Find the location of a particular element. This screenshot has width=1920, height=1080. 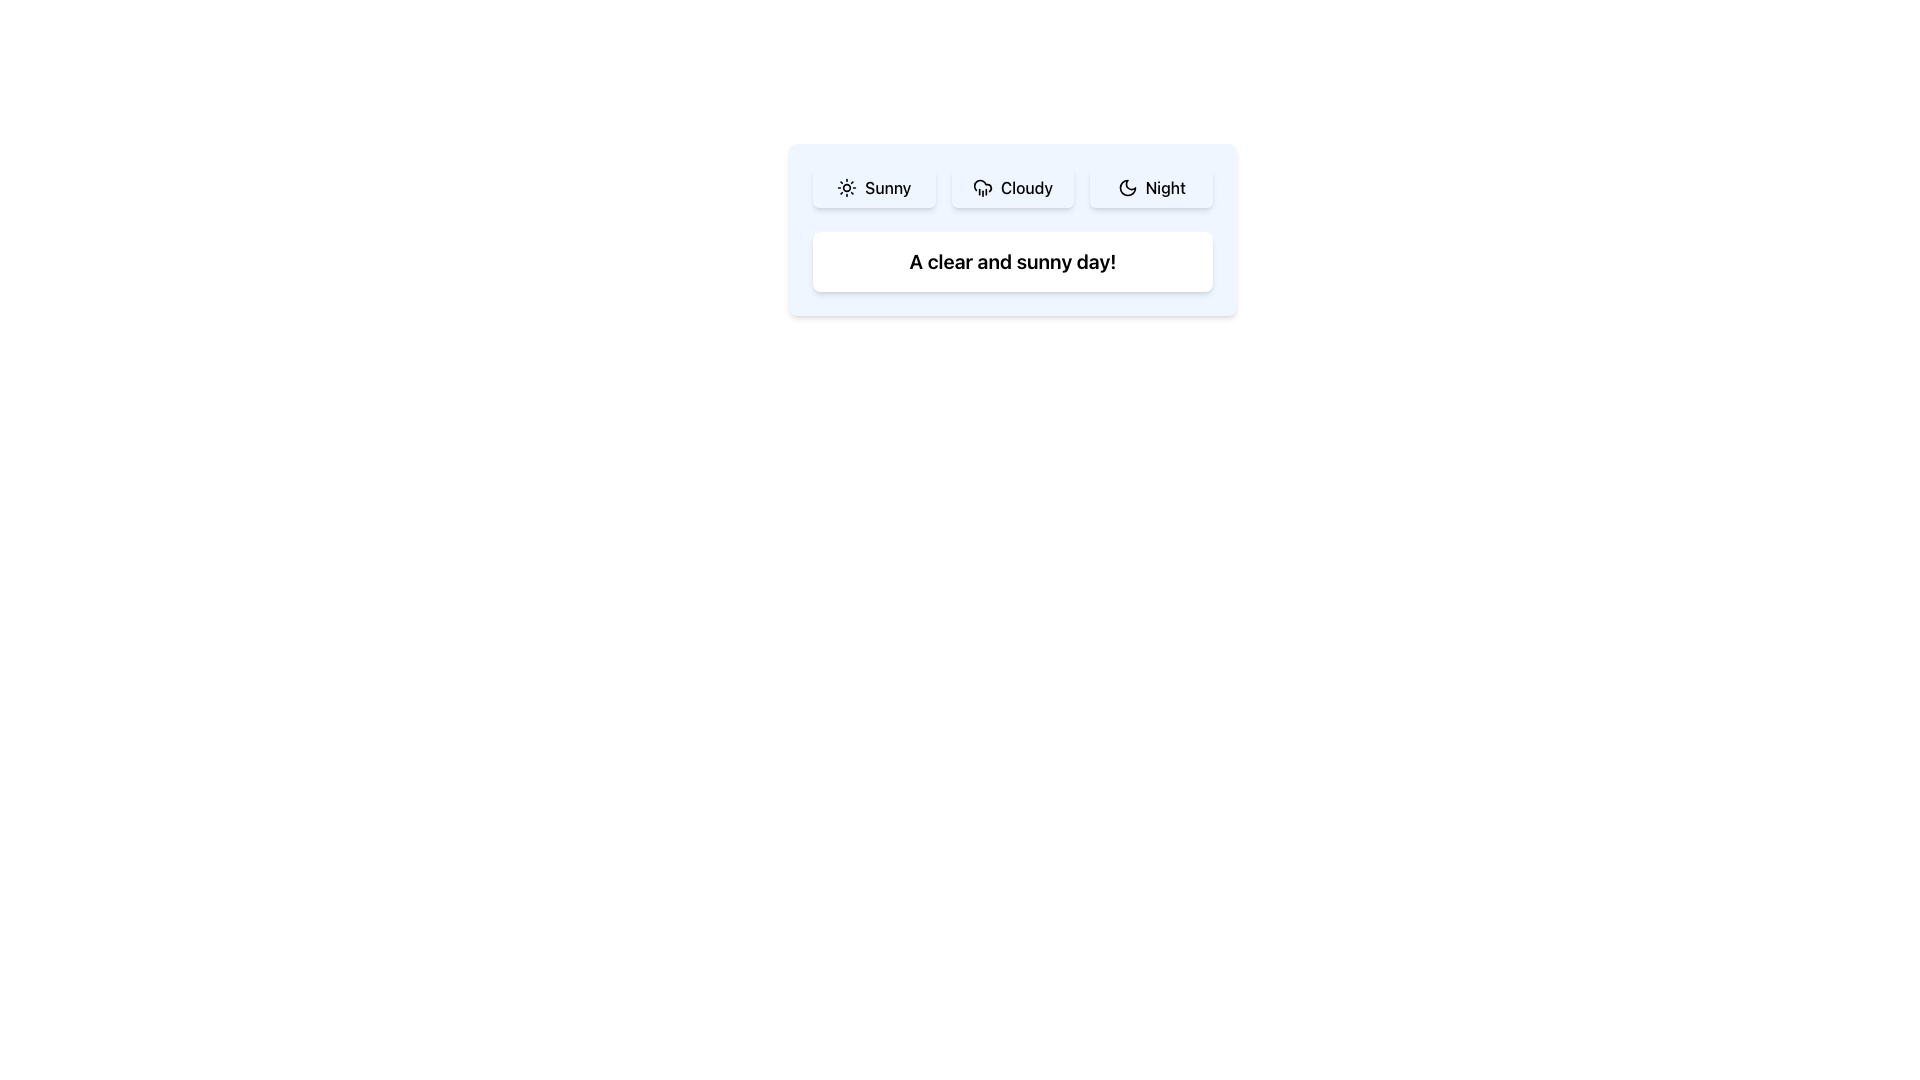

the 'Night' button, which features a crescent moon icon and is the third button in a group of three is located at coordinates (1151, 188).